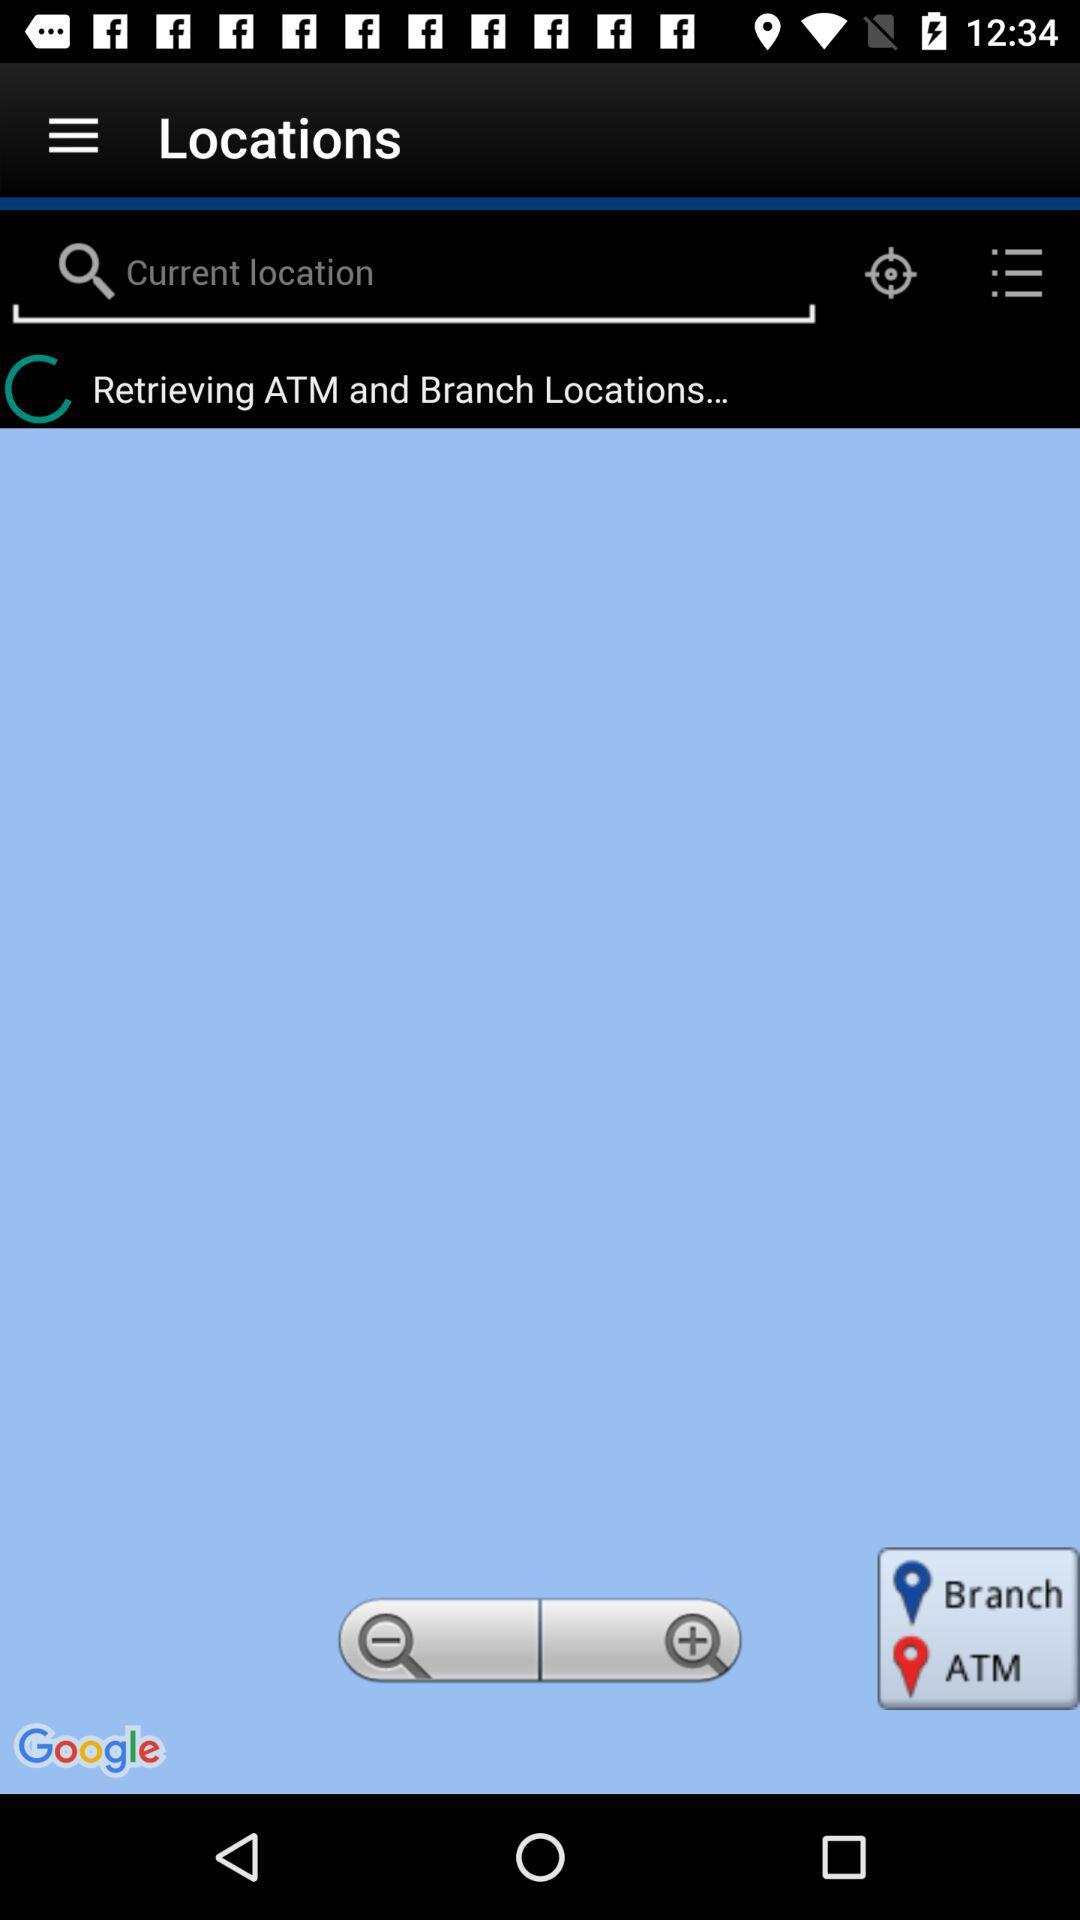 This screenshot has height=1920, width=1080. What do you see at coordinates (1017, 272) in the screenshot?
I see `the list icon` at bounding box center [1017, 272].